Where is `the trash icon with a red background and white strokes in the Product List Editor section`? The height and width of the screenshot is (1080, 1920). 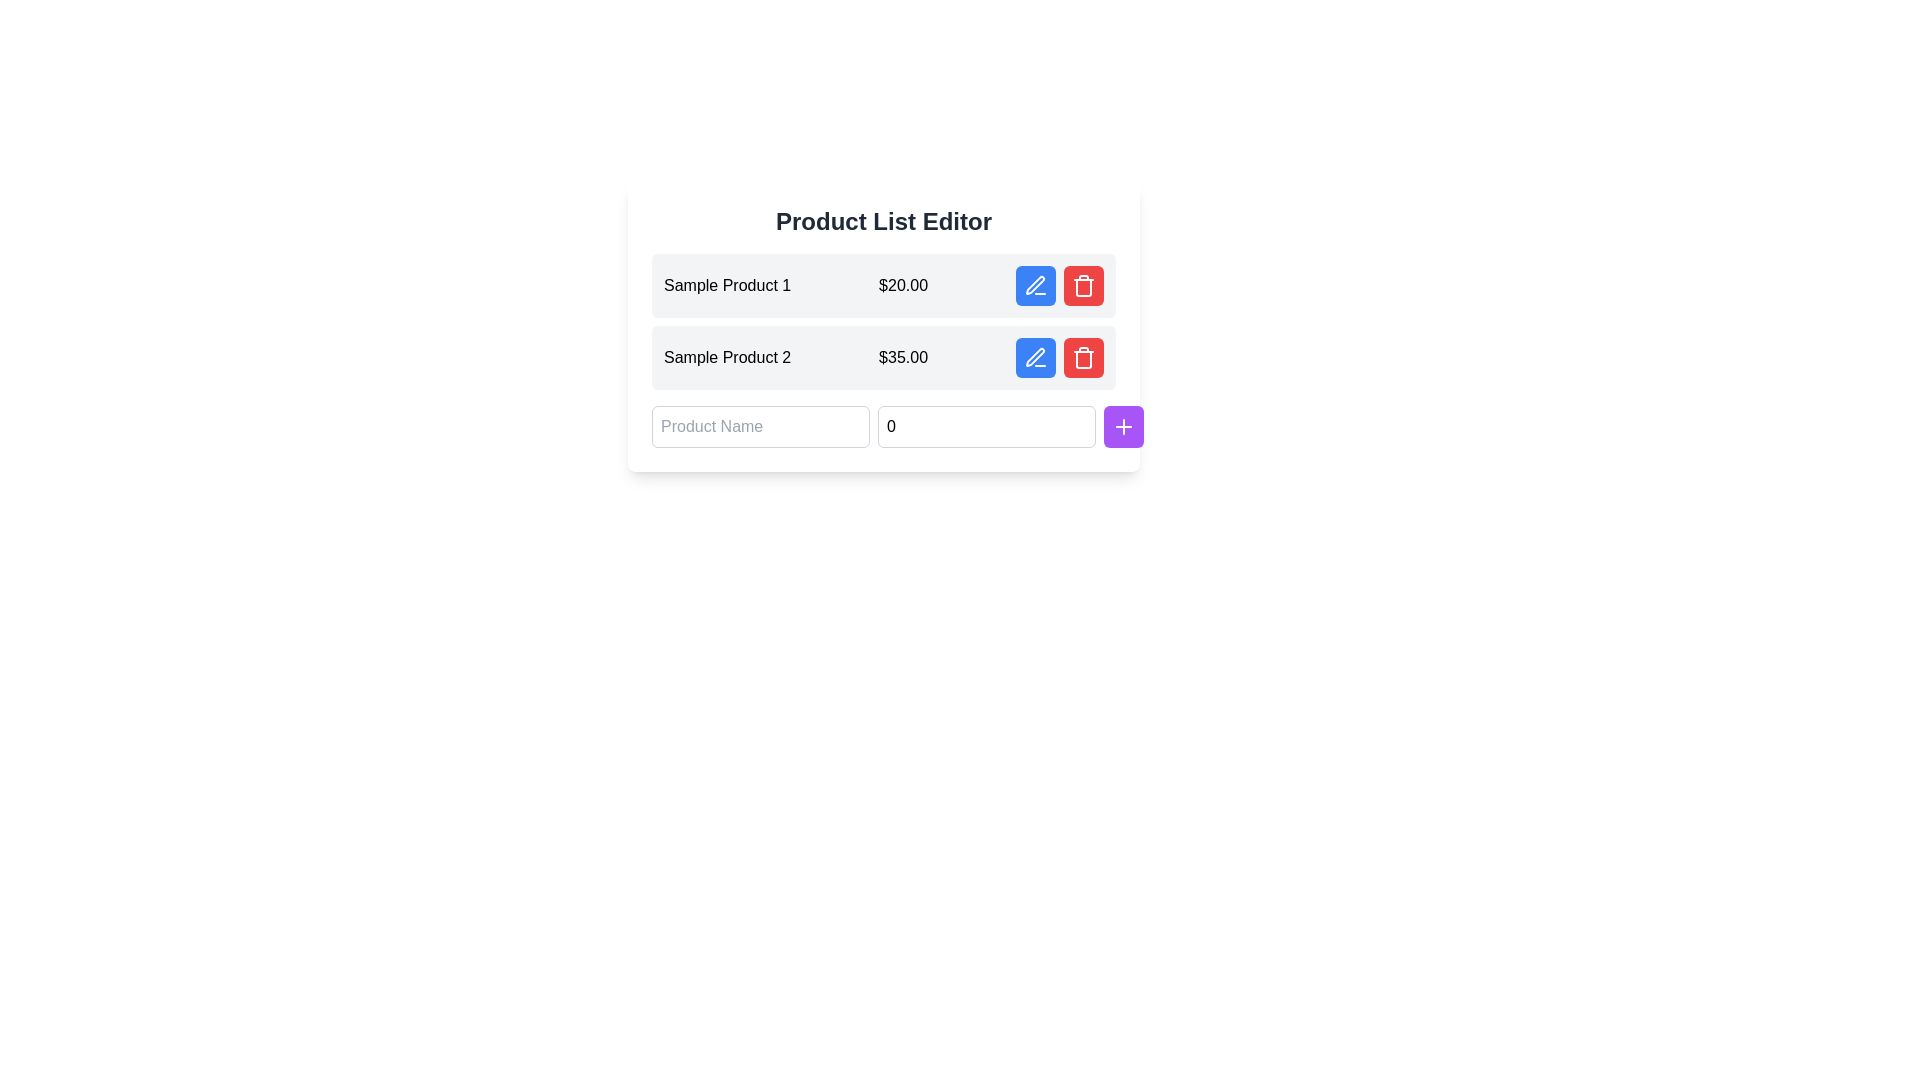
the trash icon with a red background and white strokes in the Product List Editor section is located at coordinates (1083, 357).